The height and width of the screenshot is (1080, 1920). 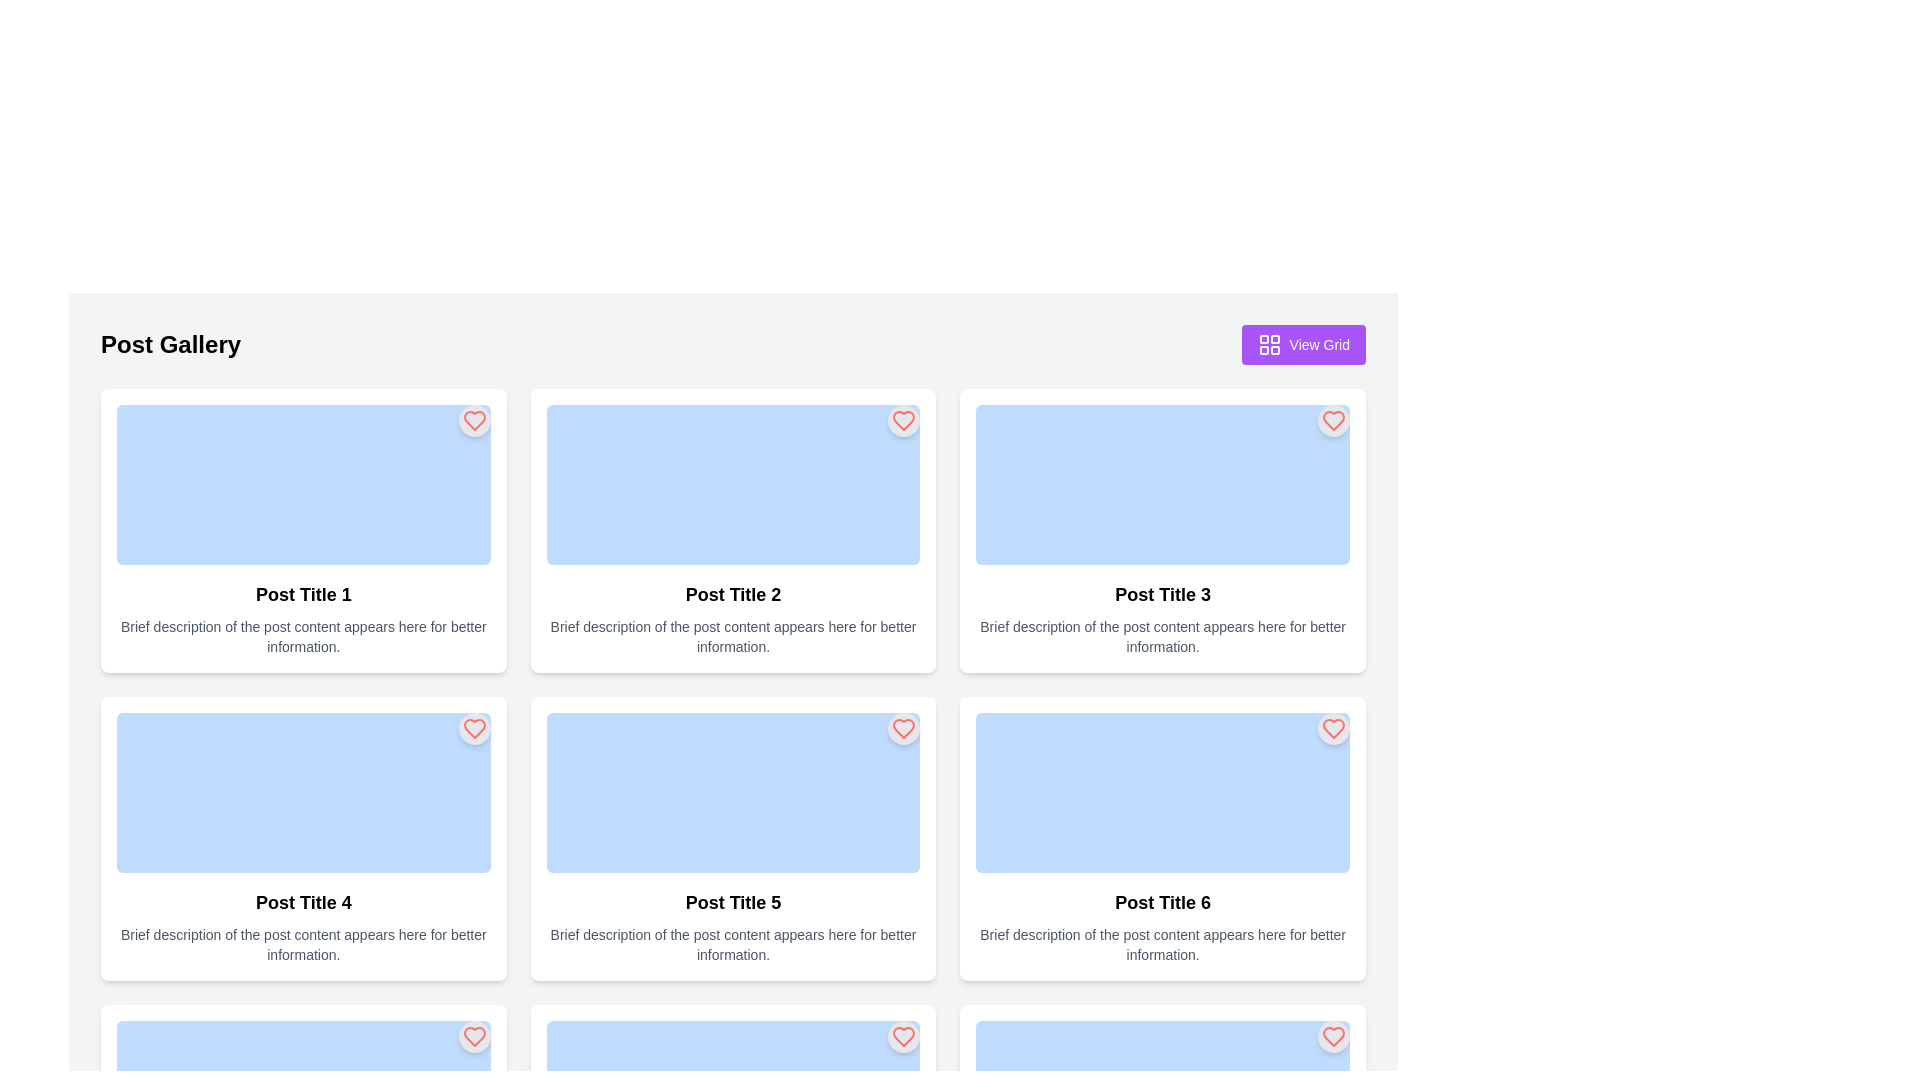 What do you see at coordinates (1163, 636) in the screenshot?
I see `the text block displaying 'Brief description of the post content appears here for better information.', which is styled with gray text color and small font size, located directly below the heading 'Post Title 3'` at bounding box center [1163, 636].